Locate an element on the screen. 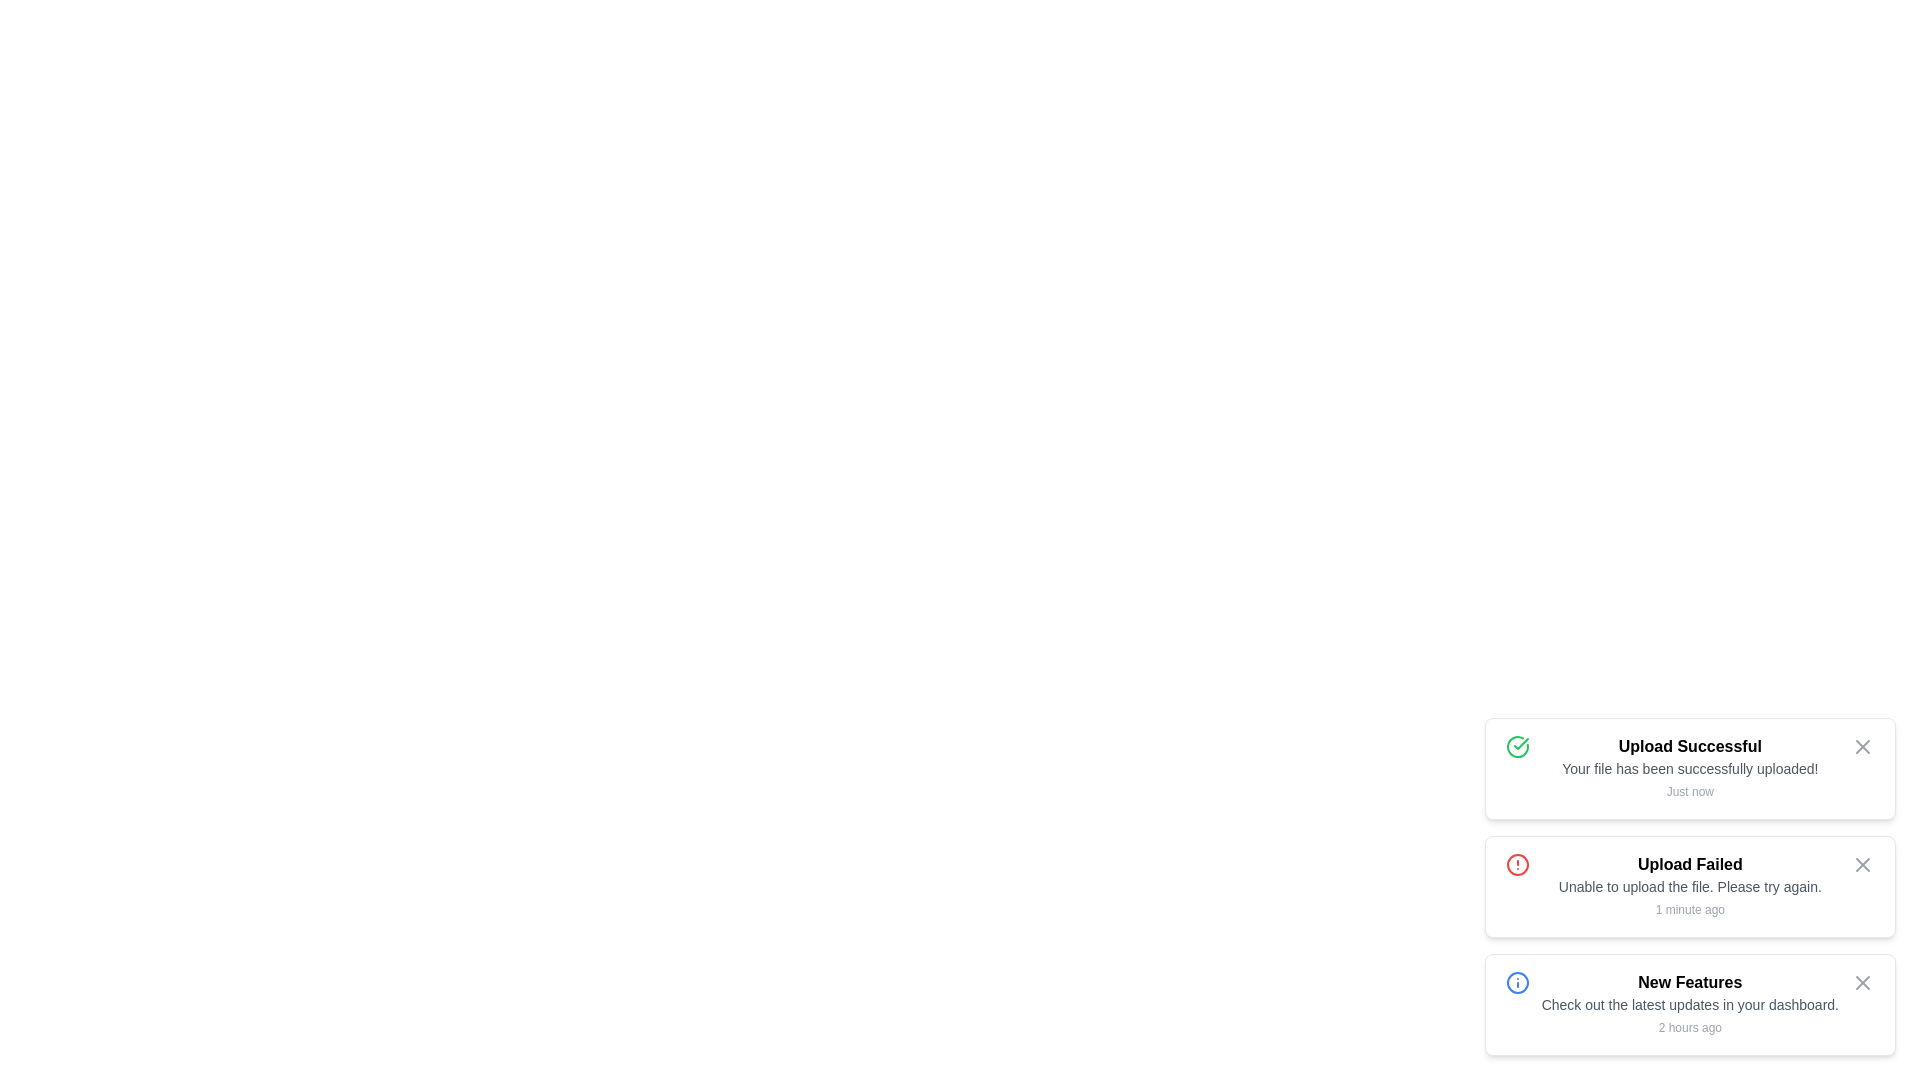  the notification with title Upload Failed is located at coordinates (1689, 886).